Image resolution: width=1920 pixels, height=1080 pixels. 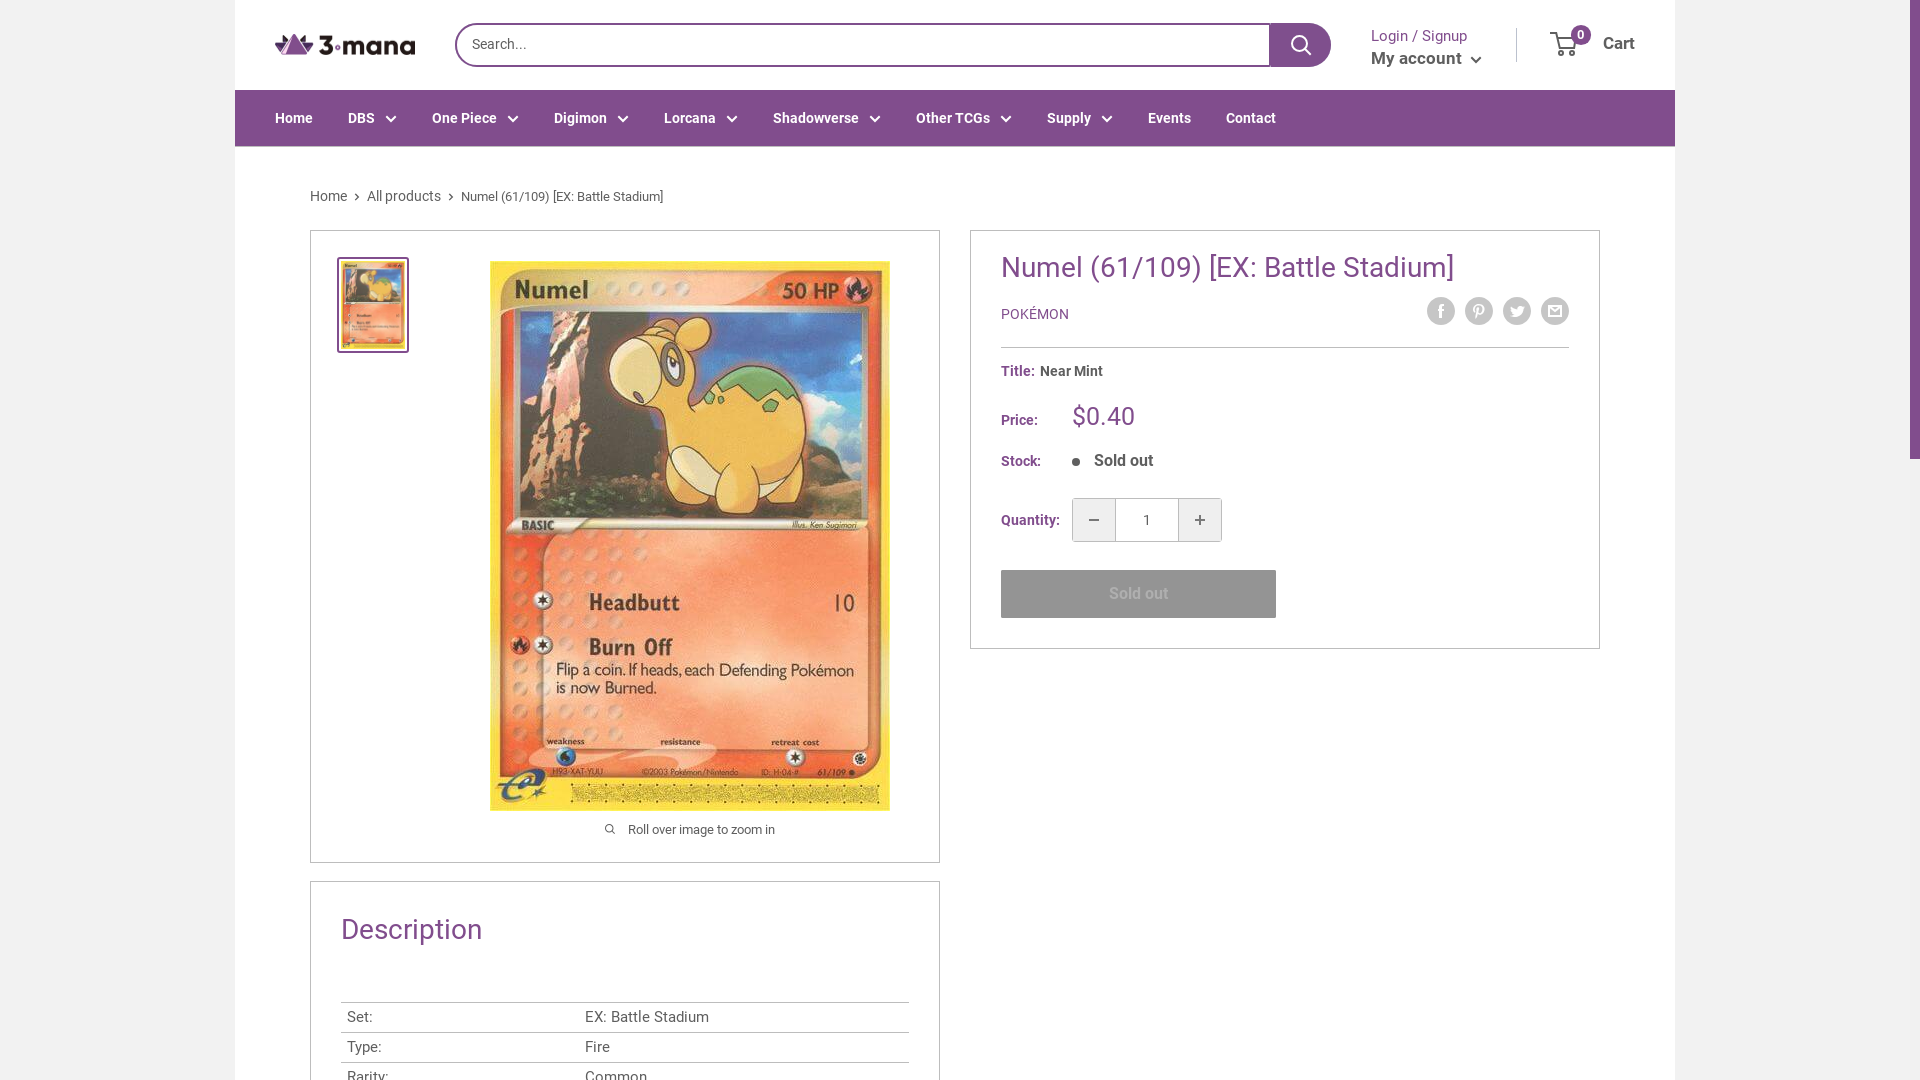 What do you see at coordinates (1425, 56) in the screenshot?
I see `'My account'` at bounding box center [1425, 56].